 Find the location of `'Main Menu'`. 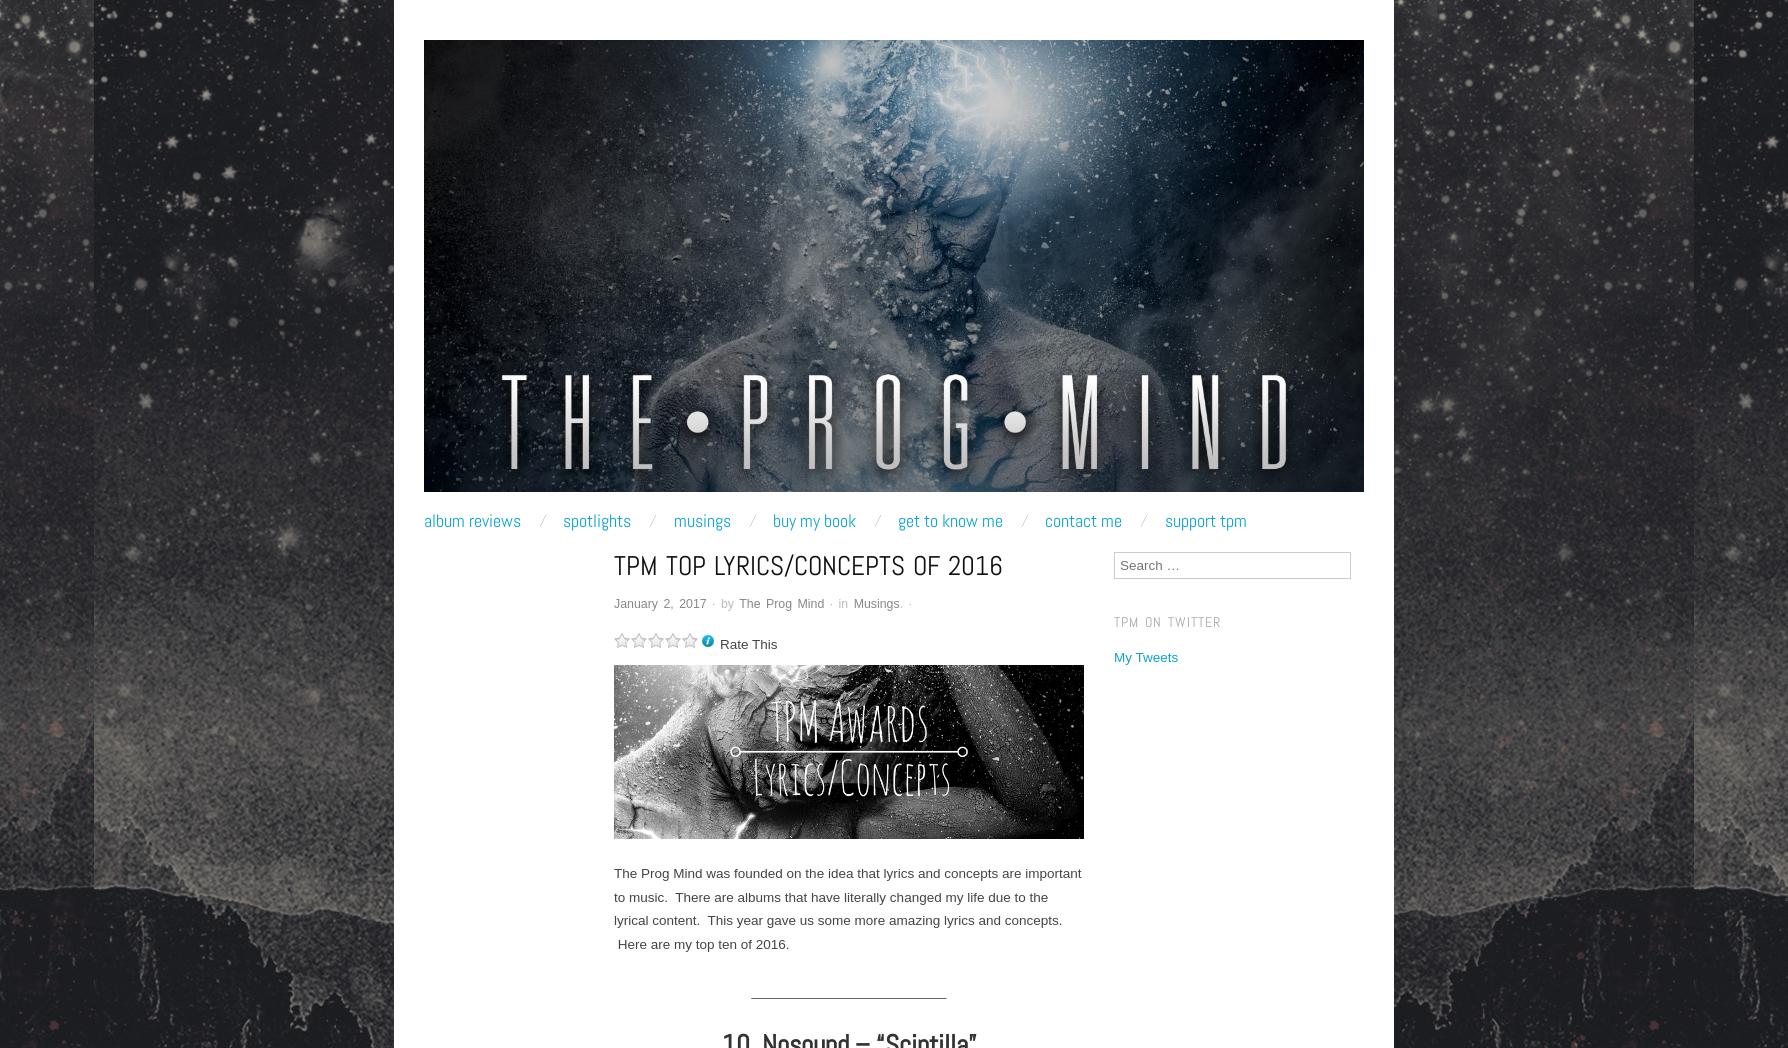

'Main Menu' is located at coordinates (507, 535).